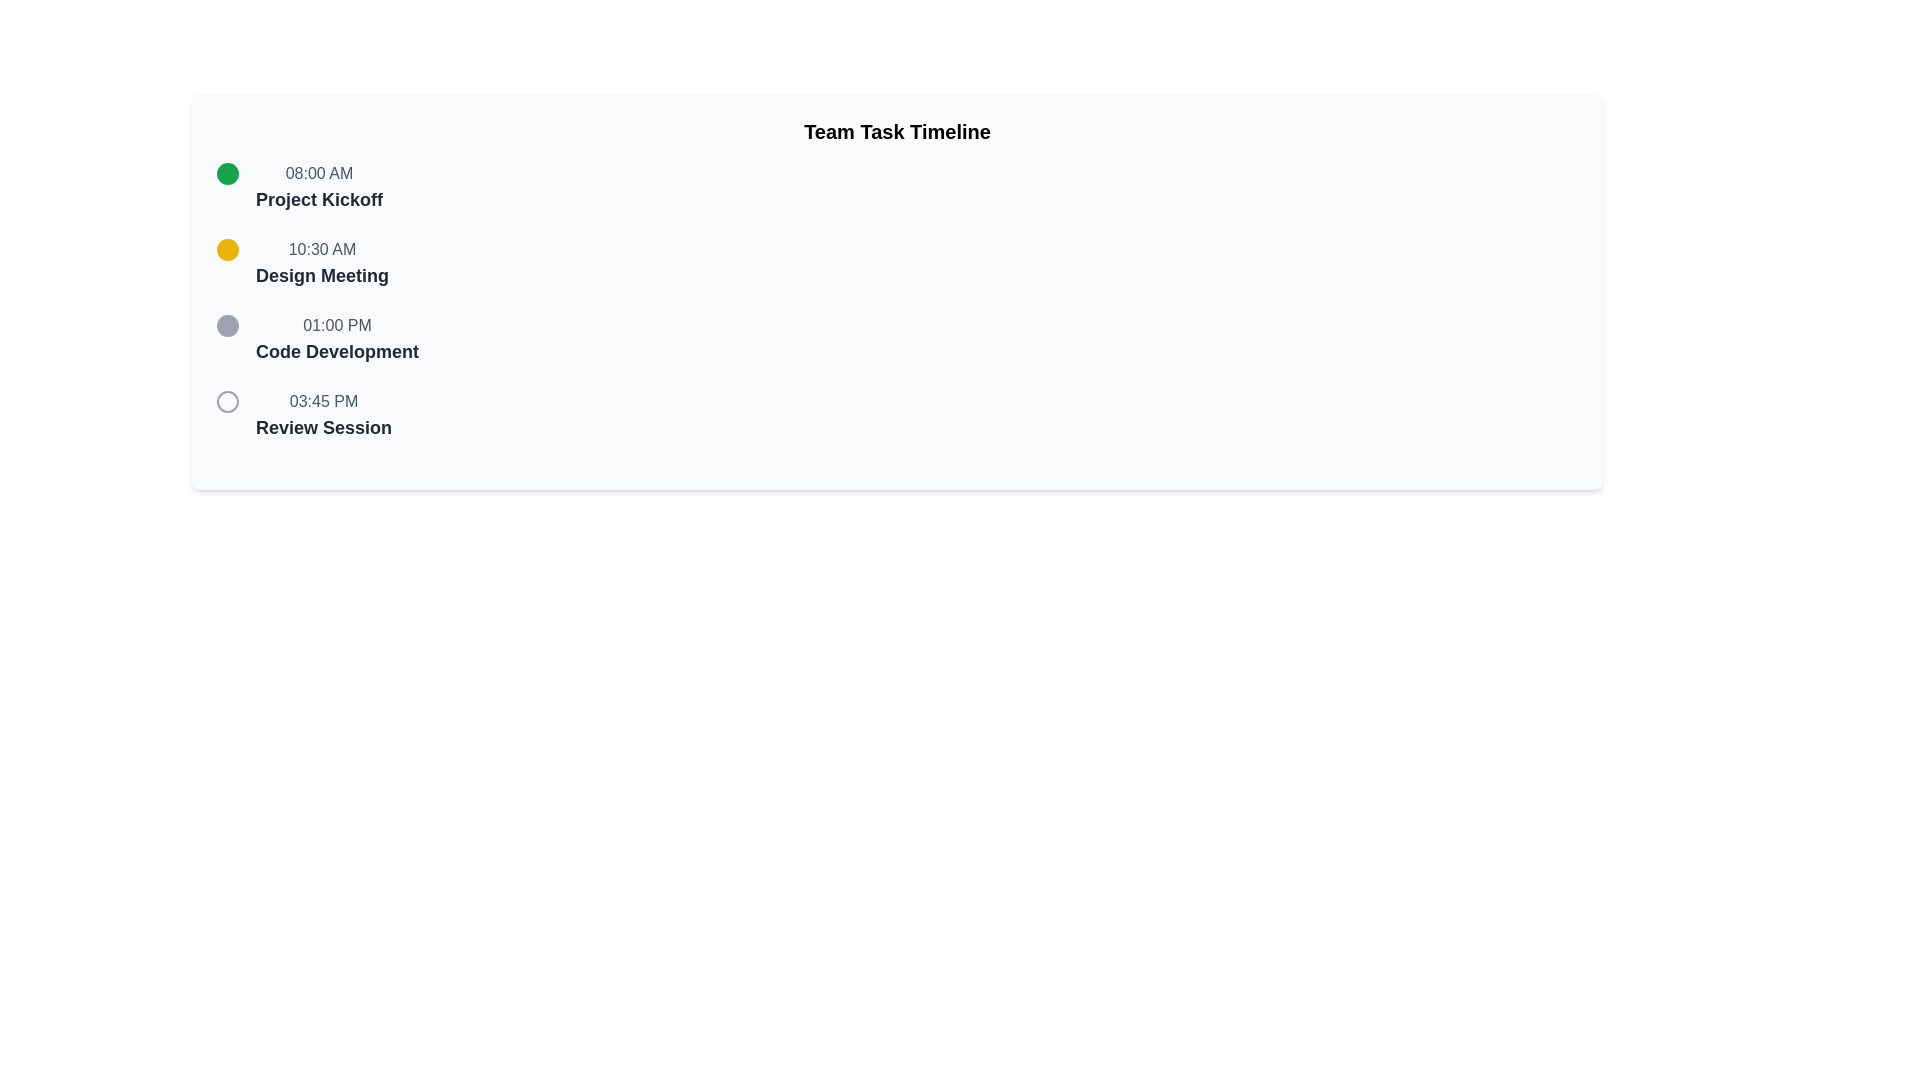 The image size is (1920, 1080). What do you see at coordinates (322, 276) in the screenshot?
I see `the 'Design Meeting' text label, which is styled in bold dark gray and positioned below the '10:30 AM' time label within the event timeline` at bounding box center [322, 276].